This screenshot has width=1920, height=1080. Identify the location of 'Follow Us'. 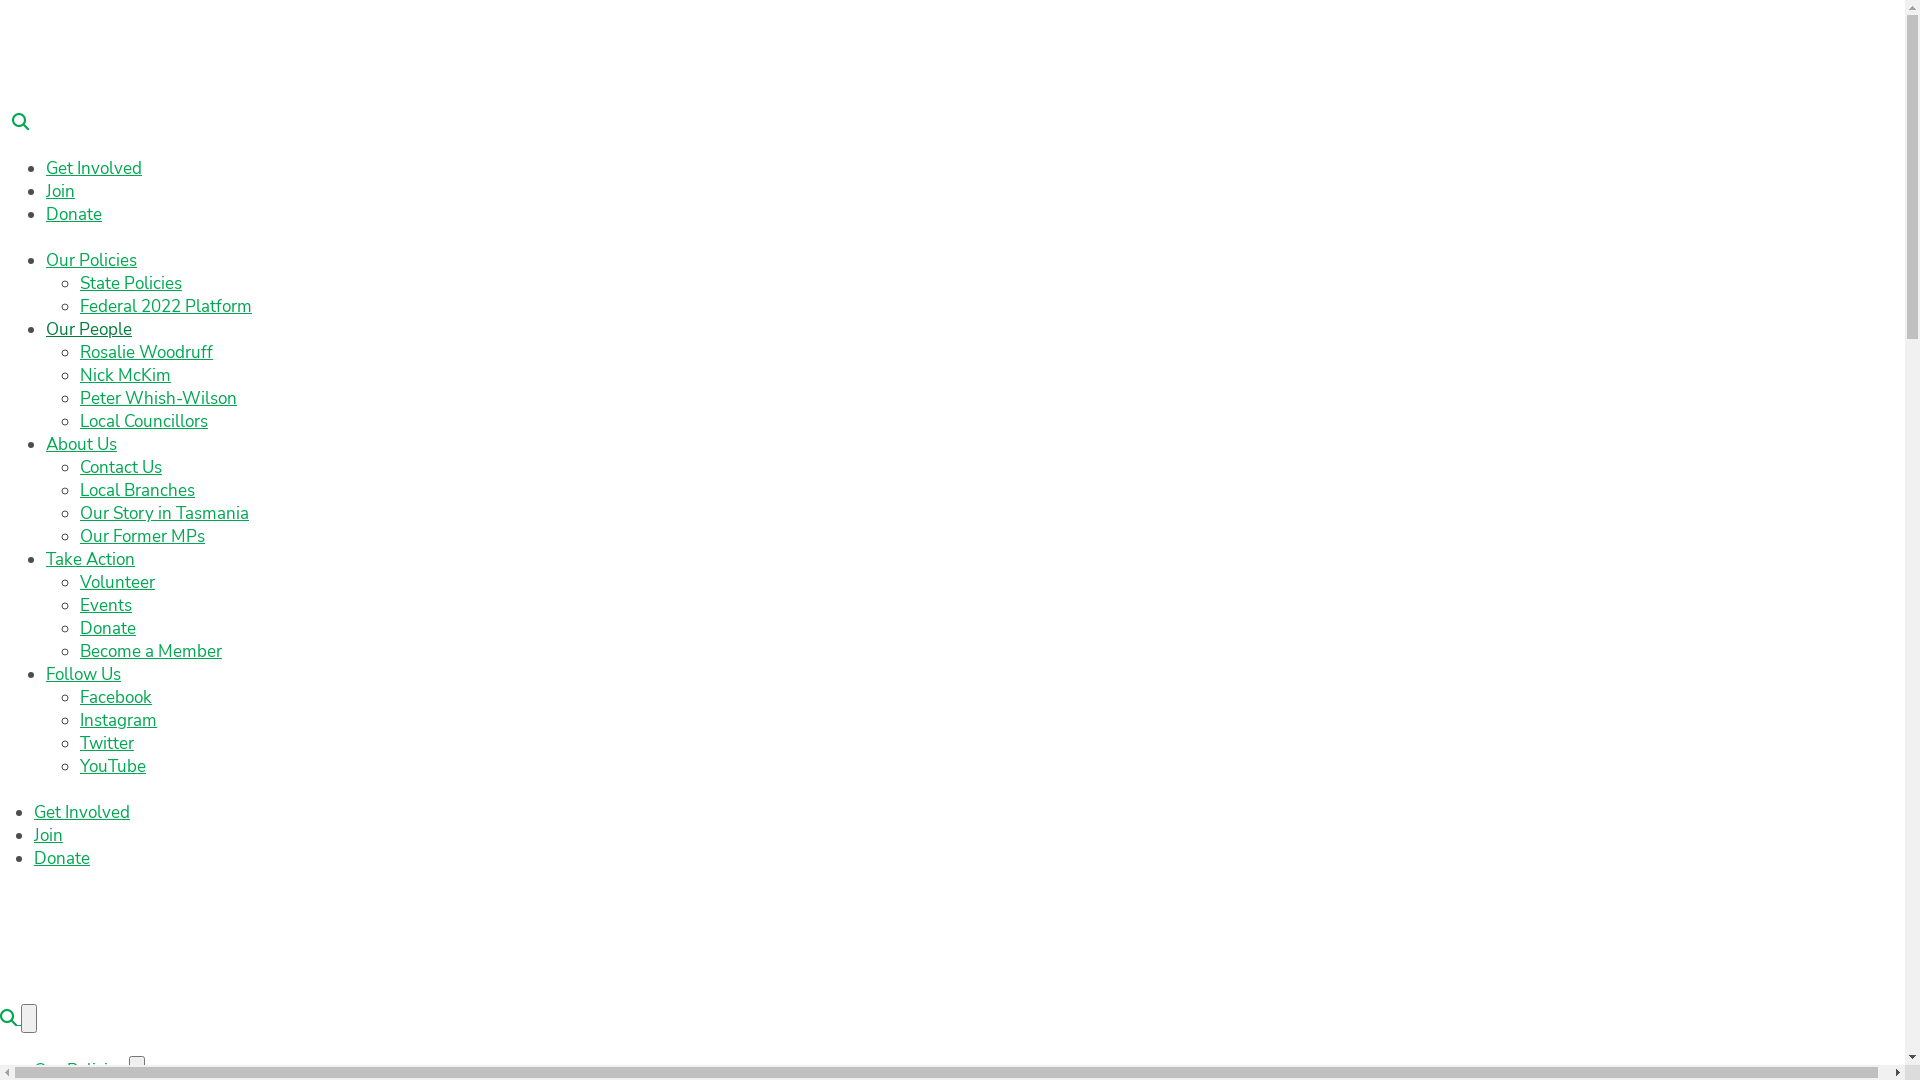
(46, 674).